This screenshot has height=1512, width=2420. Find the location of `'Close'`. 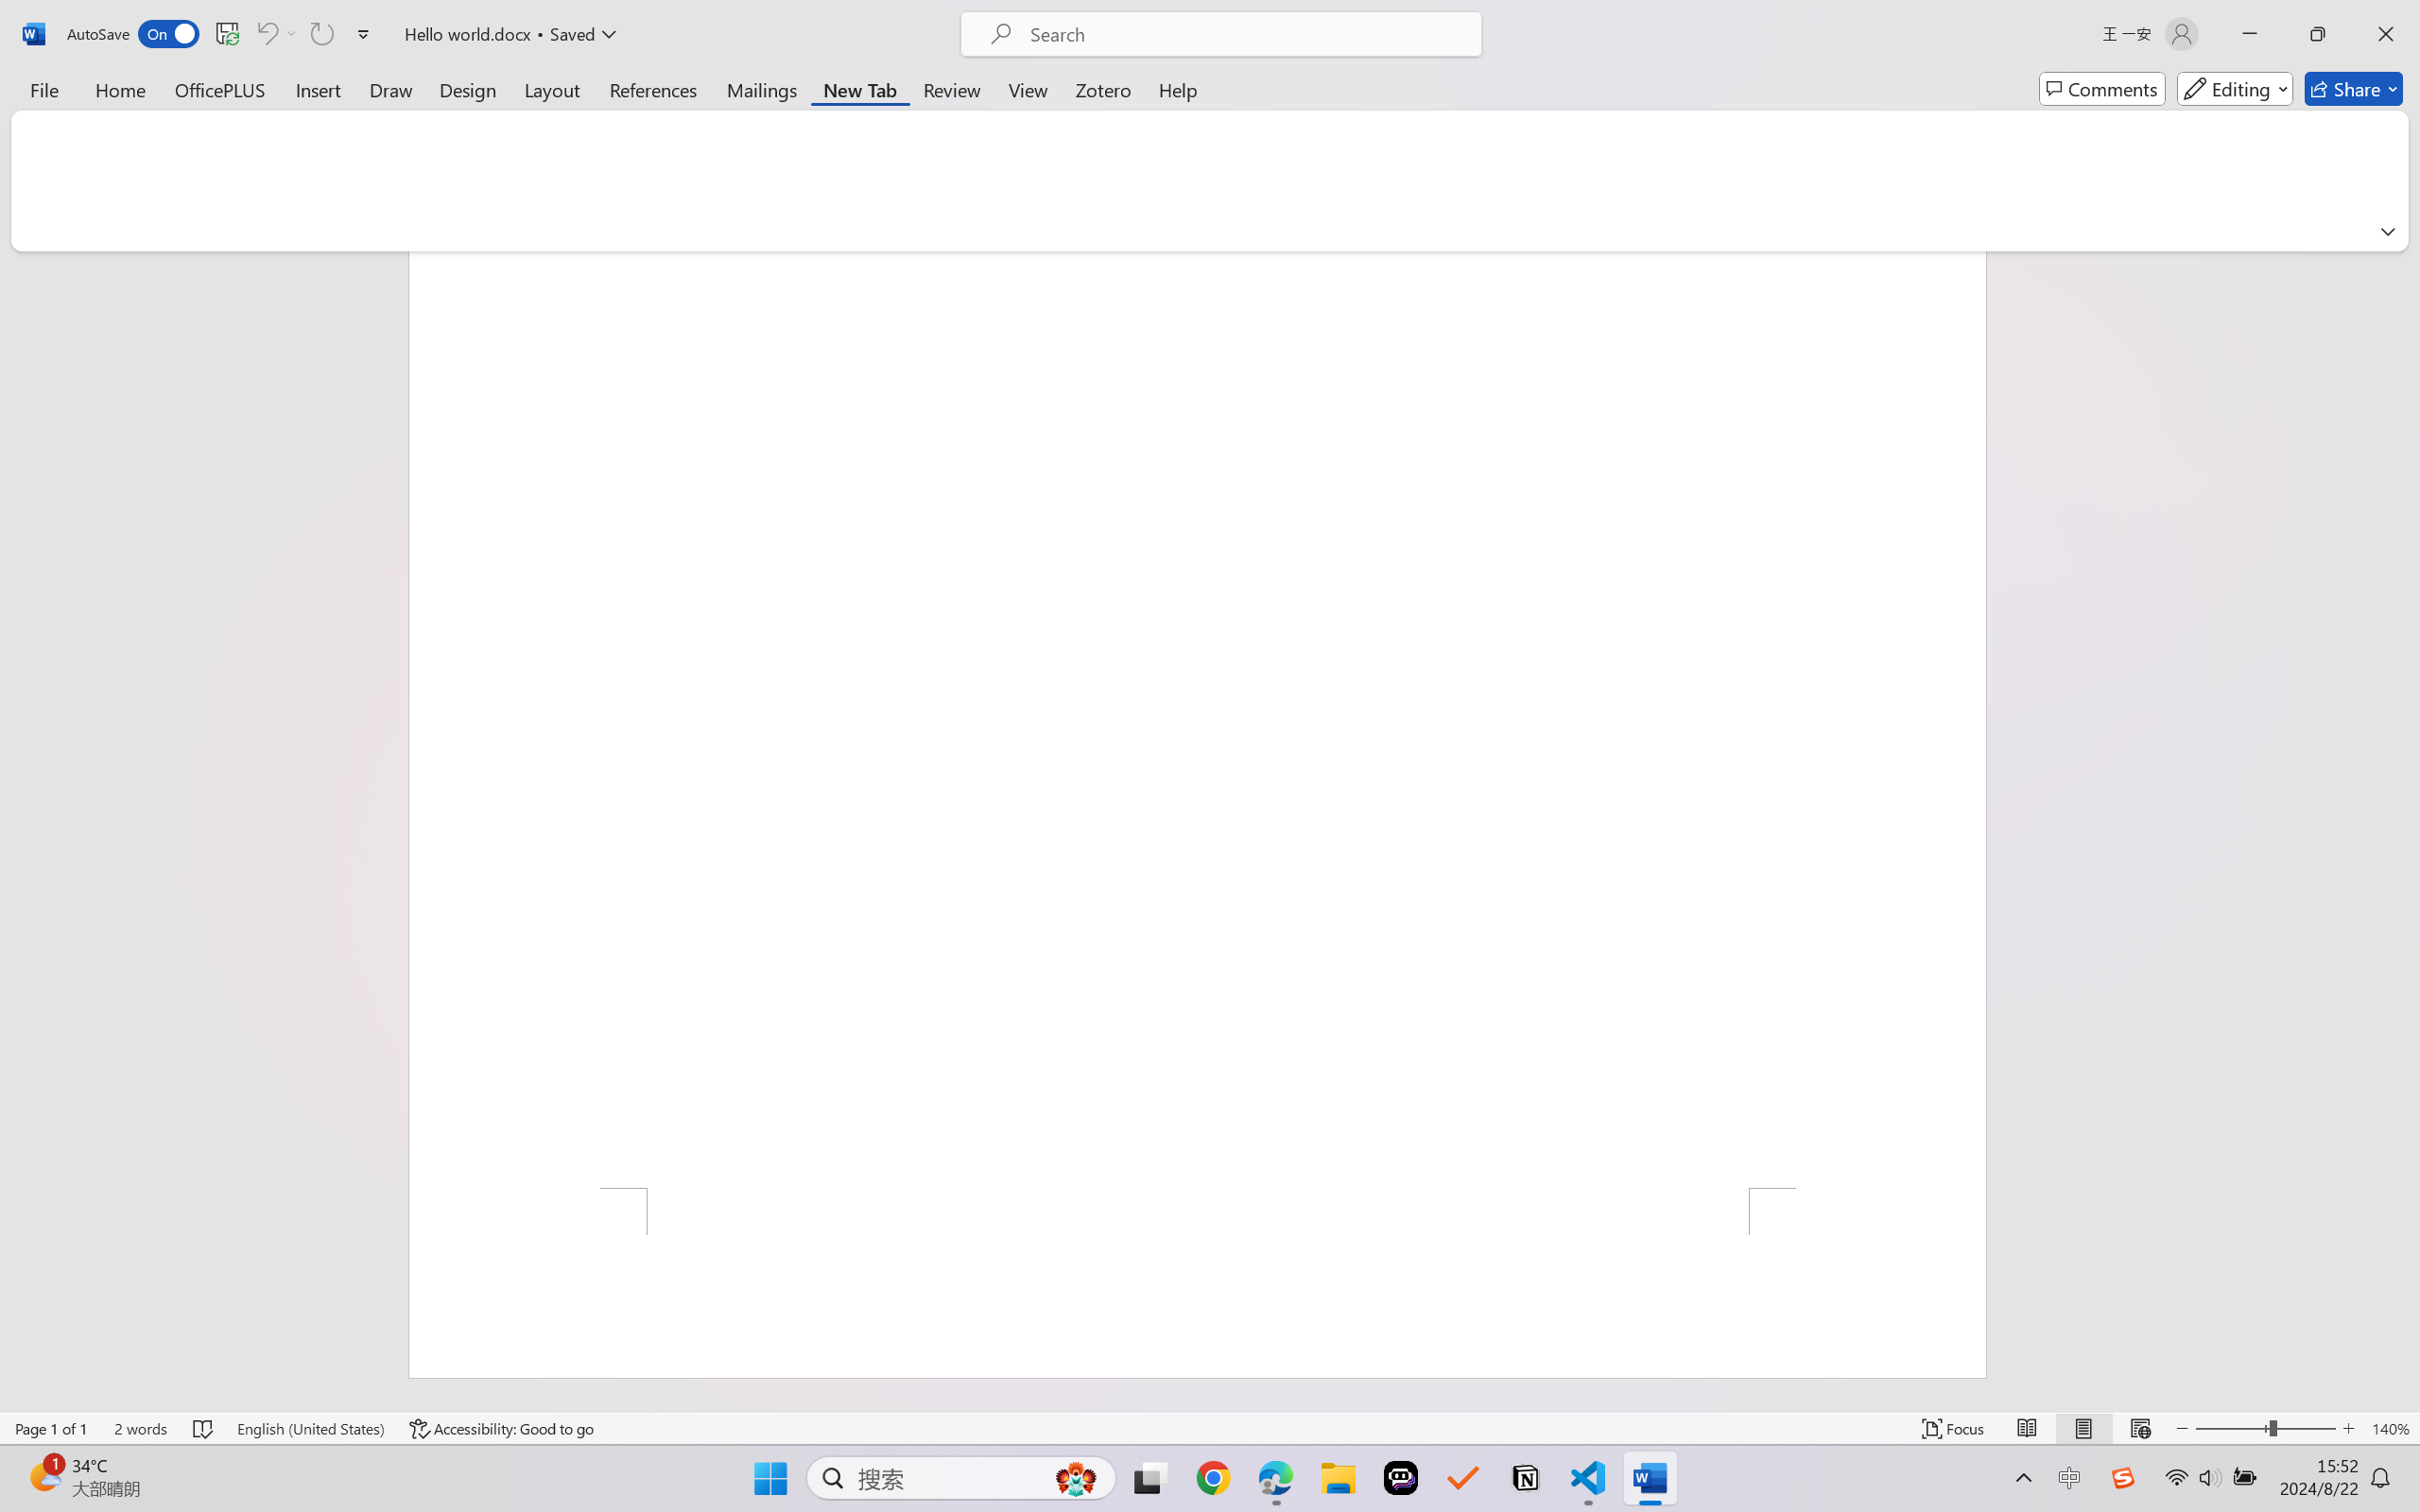

'Close' is located at coordinates (2385, 33).